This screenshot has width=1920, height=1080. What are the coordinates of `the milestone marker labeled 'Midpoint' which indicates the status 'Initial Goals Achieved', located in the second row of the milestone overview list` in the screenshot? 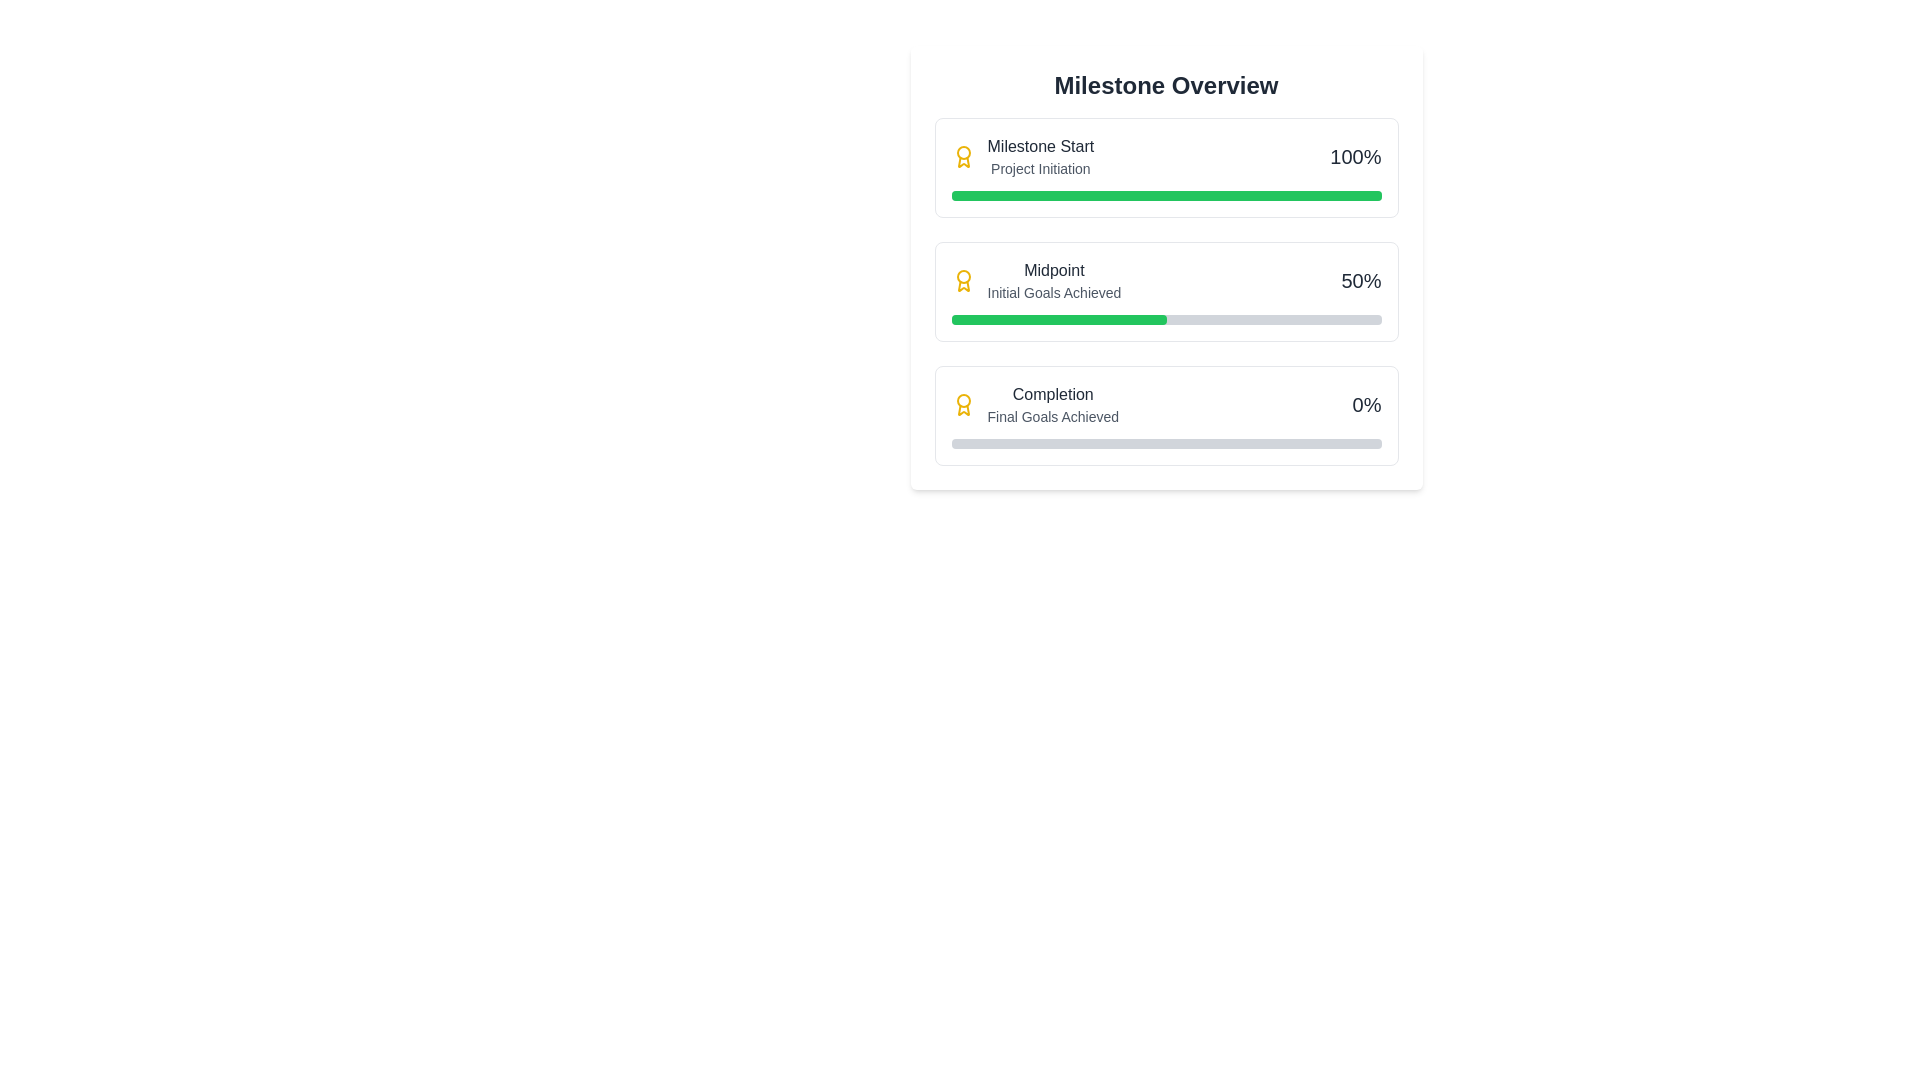 It's located at (1036, 281).